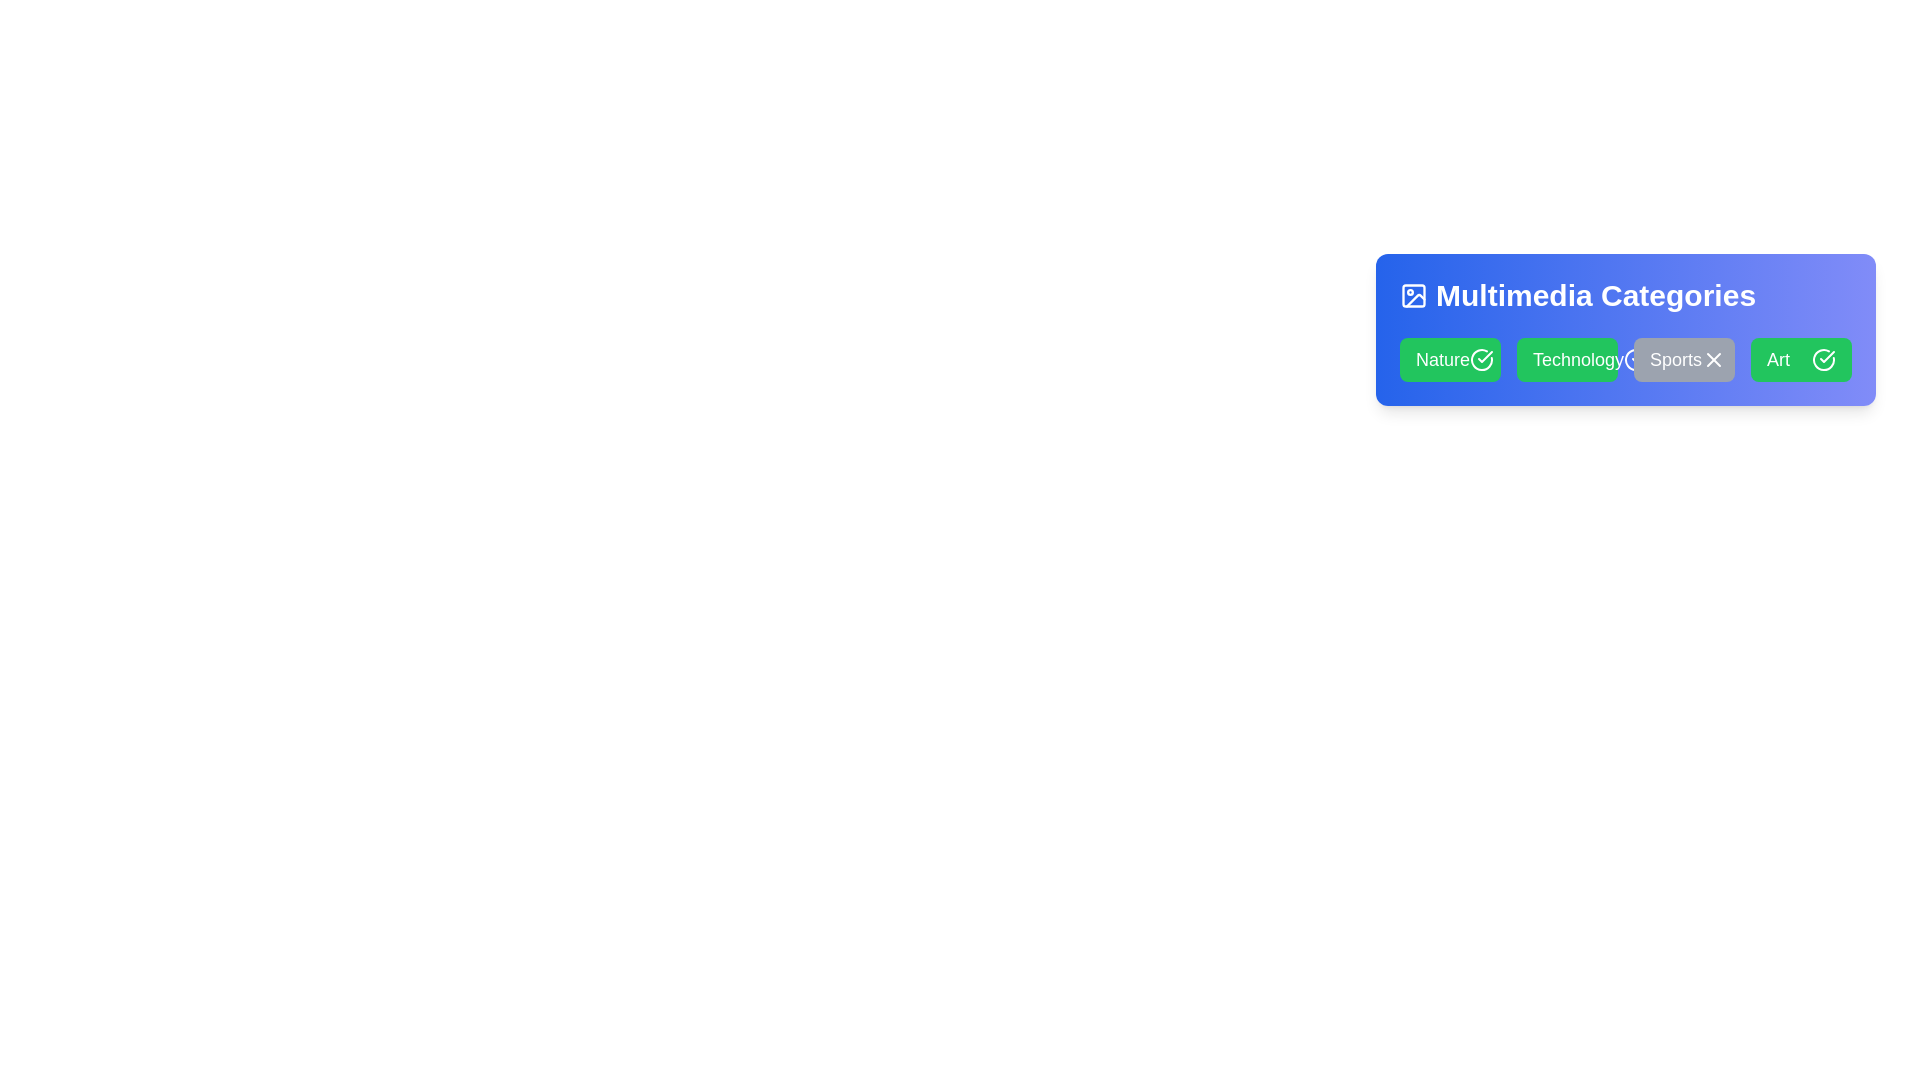 The image size is (1920, 1080). Describe the element at coordinates (1683, 358) in the screenshot. I see `the 'Sports' category button` at that location.